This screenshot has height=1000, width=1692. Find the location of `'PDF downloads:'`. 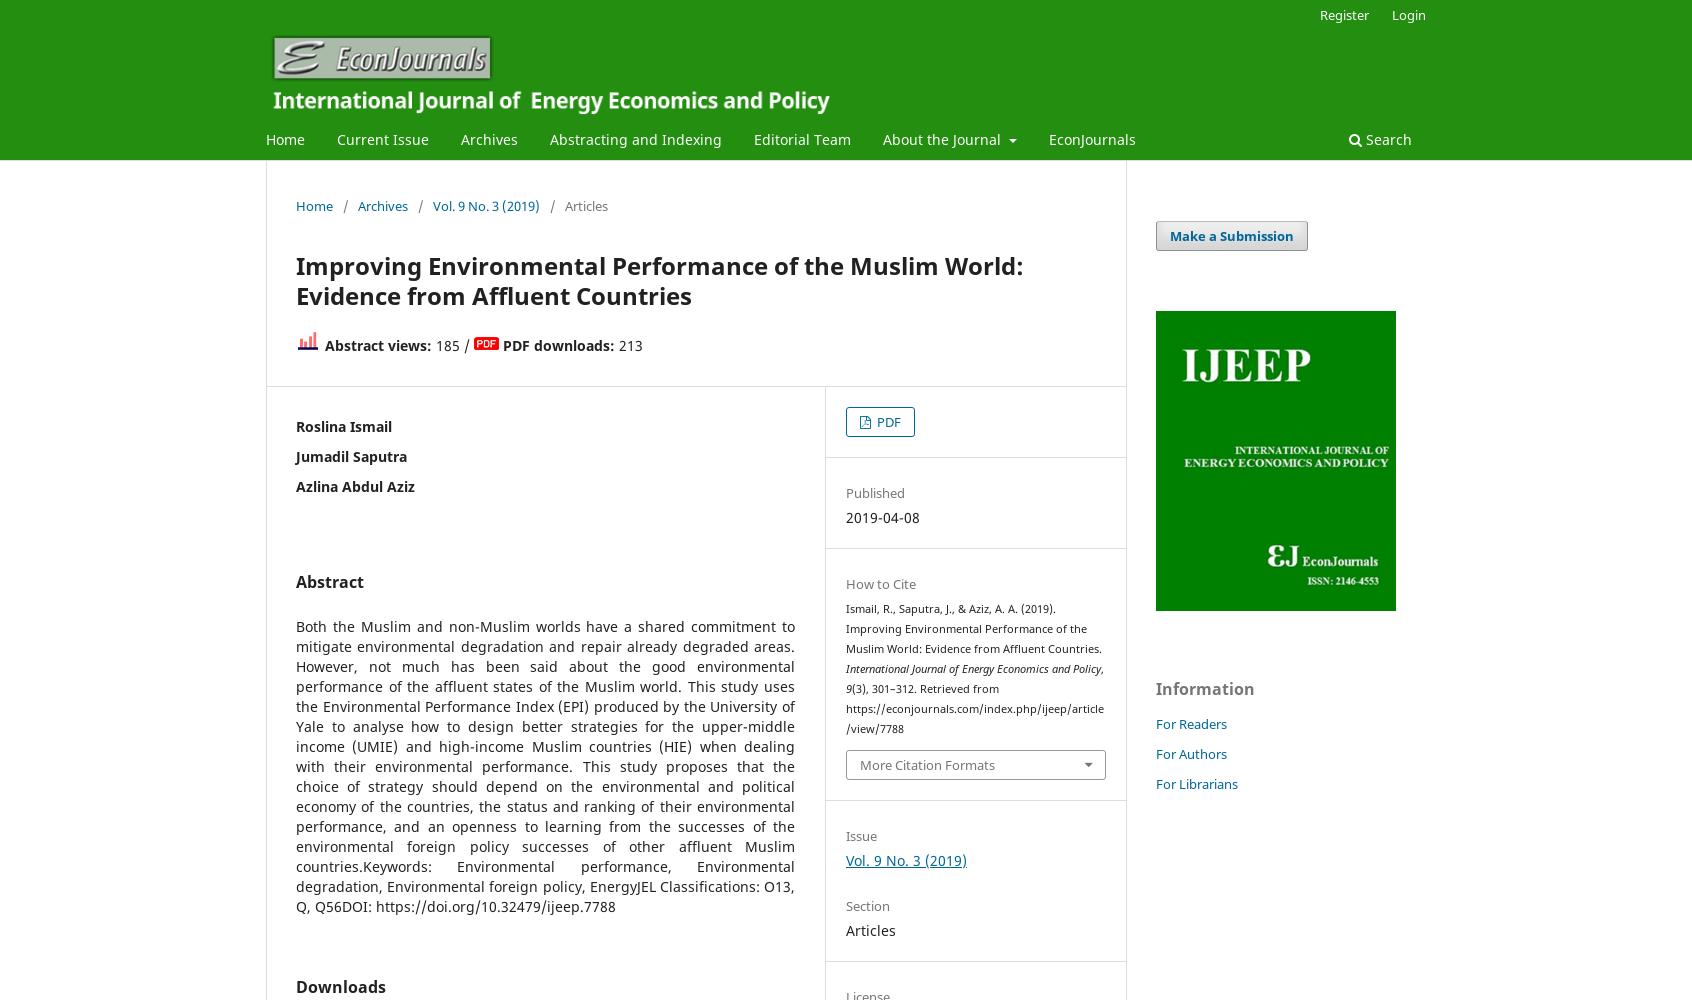

'PDF downloads:' is located at coordinates (559, 343).